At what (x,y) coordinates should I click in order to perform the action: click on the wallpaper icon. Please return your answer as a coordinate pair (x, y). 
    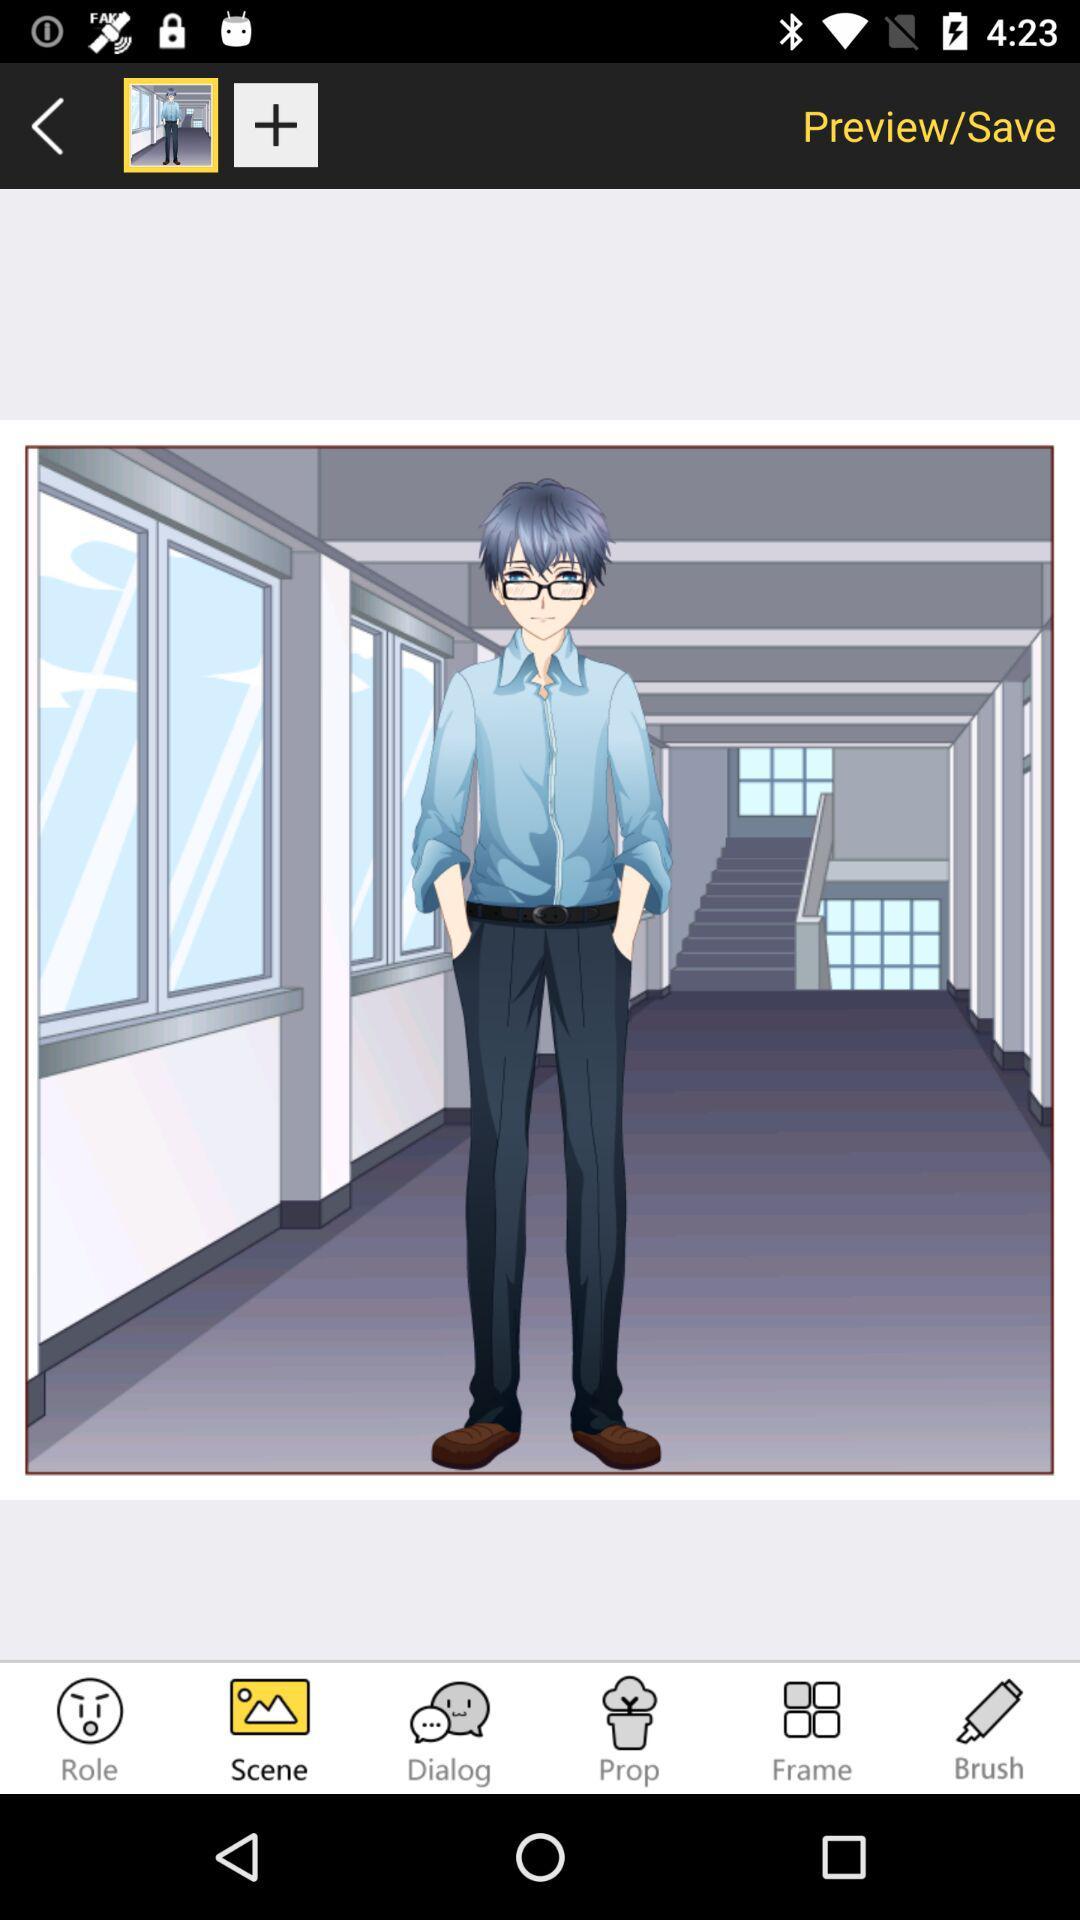
    Looking at the image, I should click on (270, 1730).